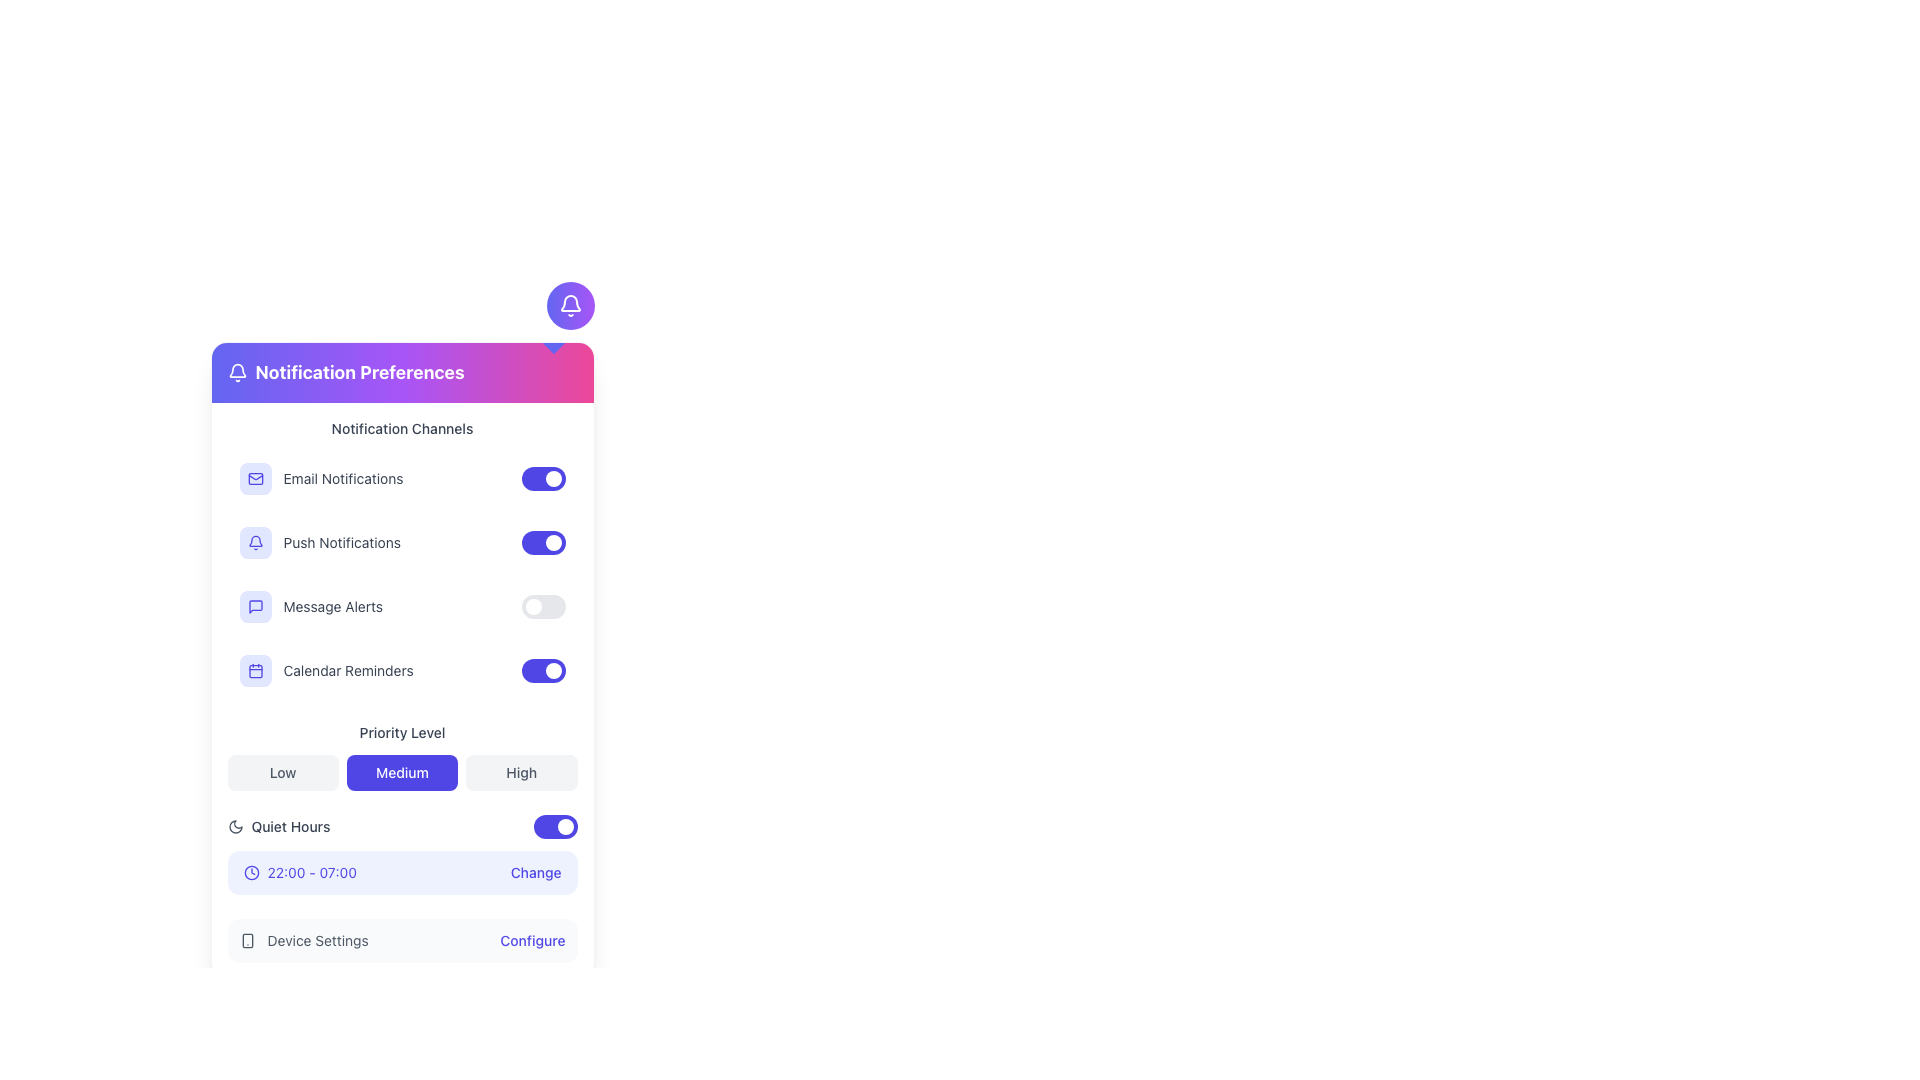  What do you see at coordinates (401, 427) in the screenshot?
I see `the text label 'Notification Channels' which is a medium-sized, gray-colored sans-serif font header located near the top of the 'Notification Preferences' panel` at bounding box center [401, 427].